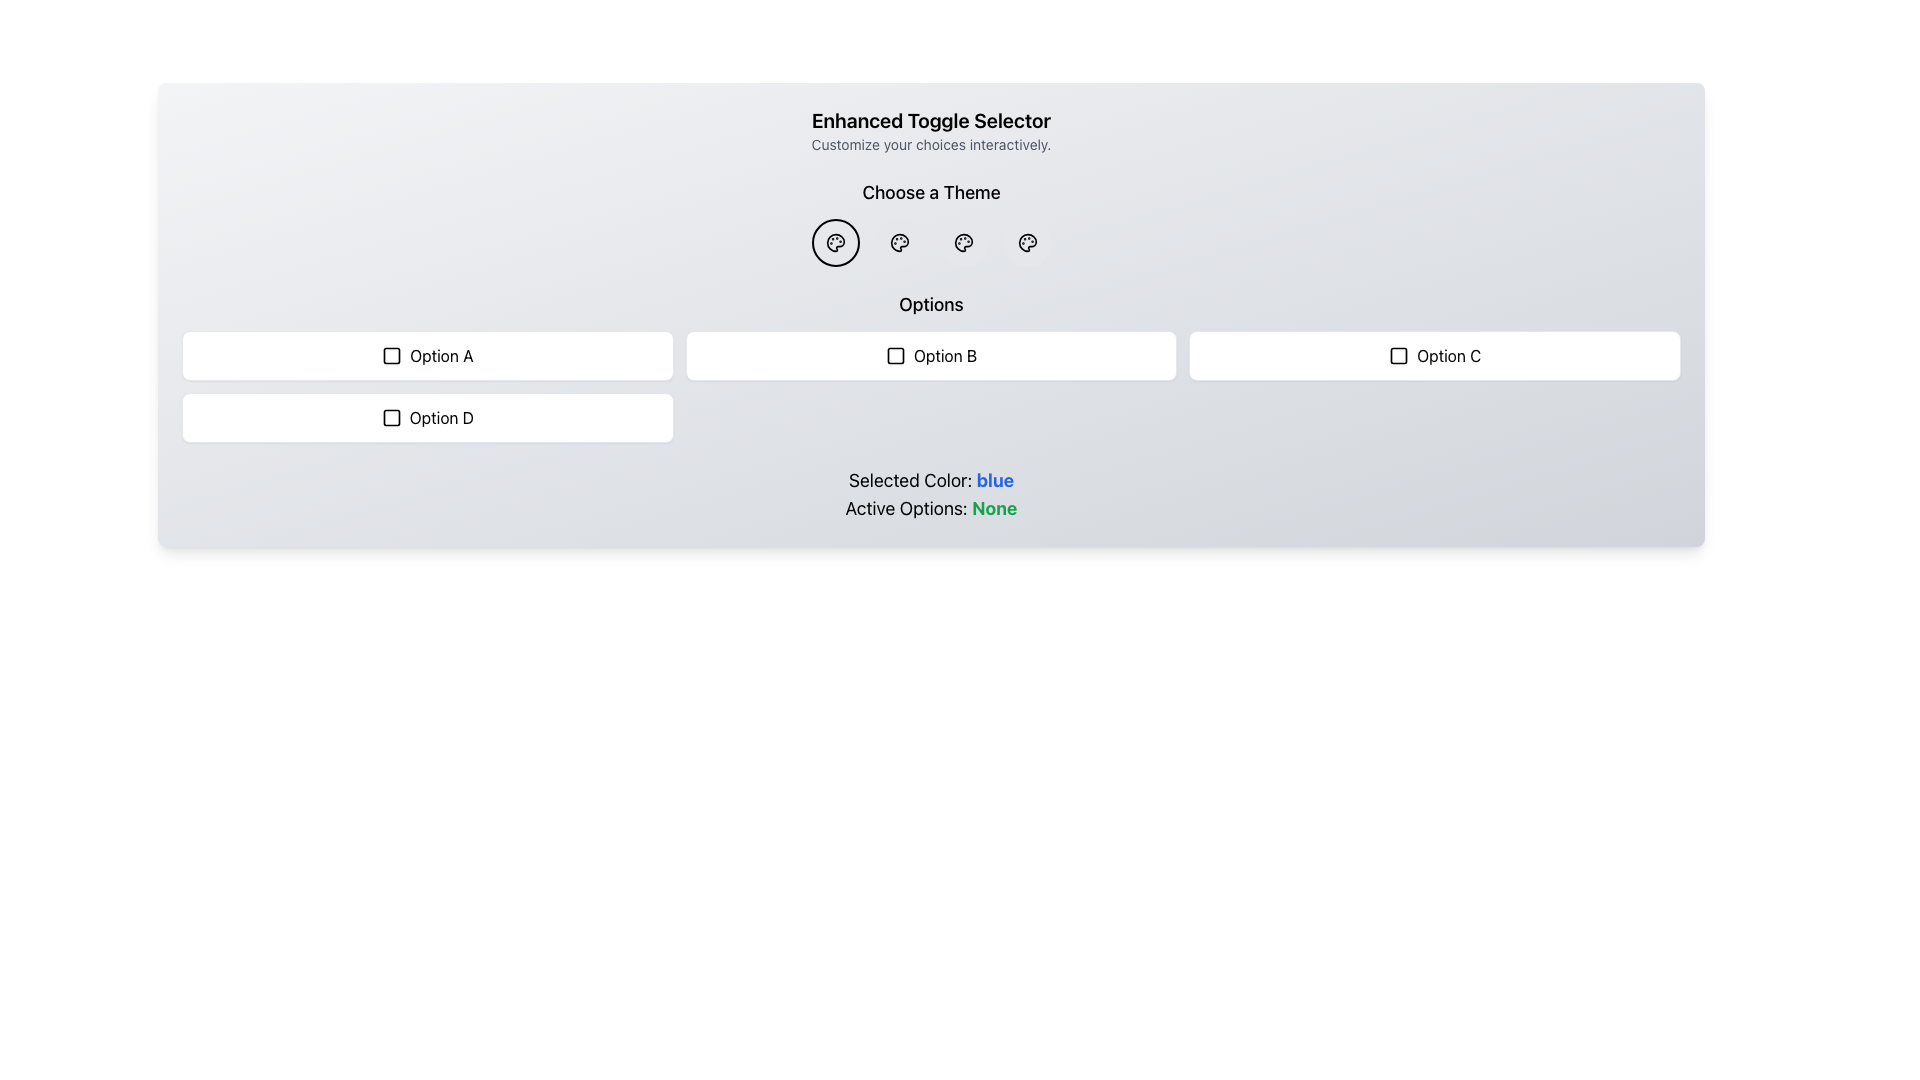  I want to click on the toggle button located above the label 'Option A', which is a small square-shaped button with rounded corners and a red border, so click(392, 354).